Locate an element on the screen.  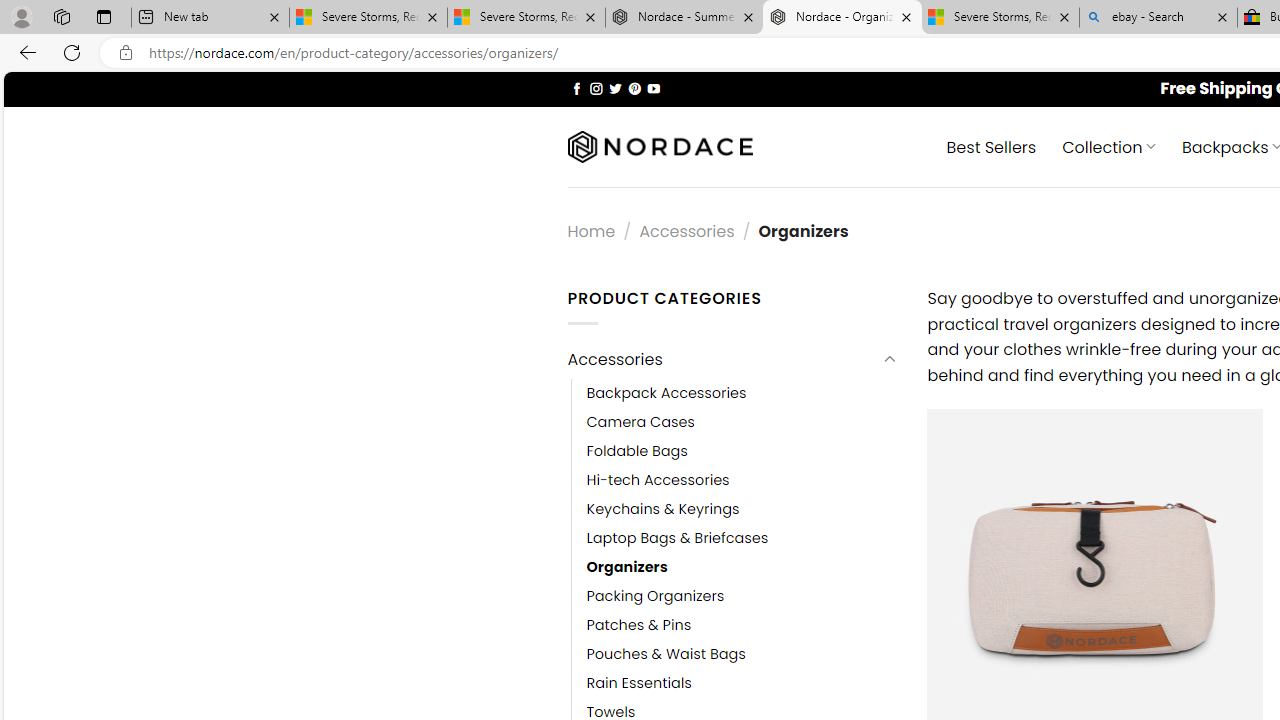
'Back' is located at coordinates (24, 51).